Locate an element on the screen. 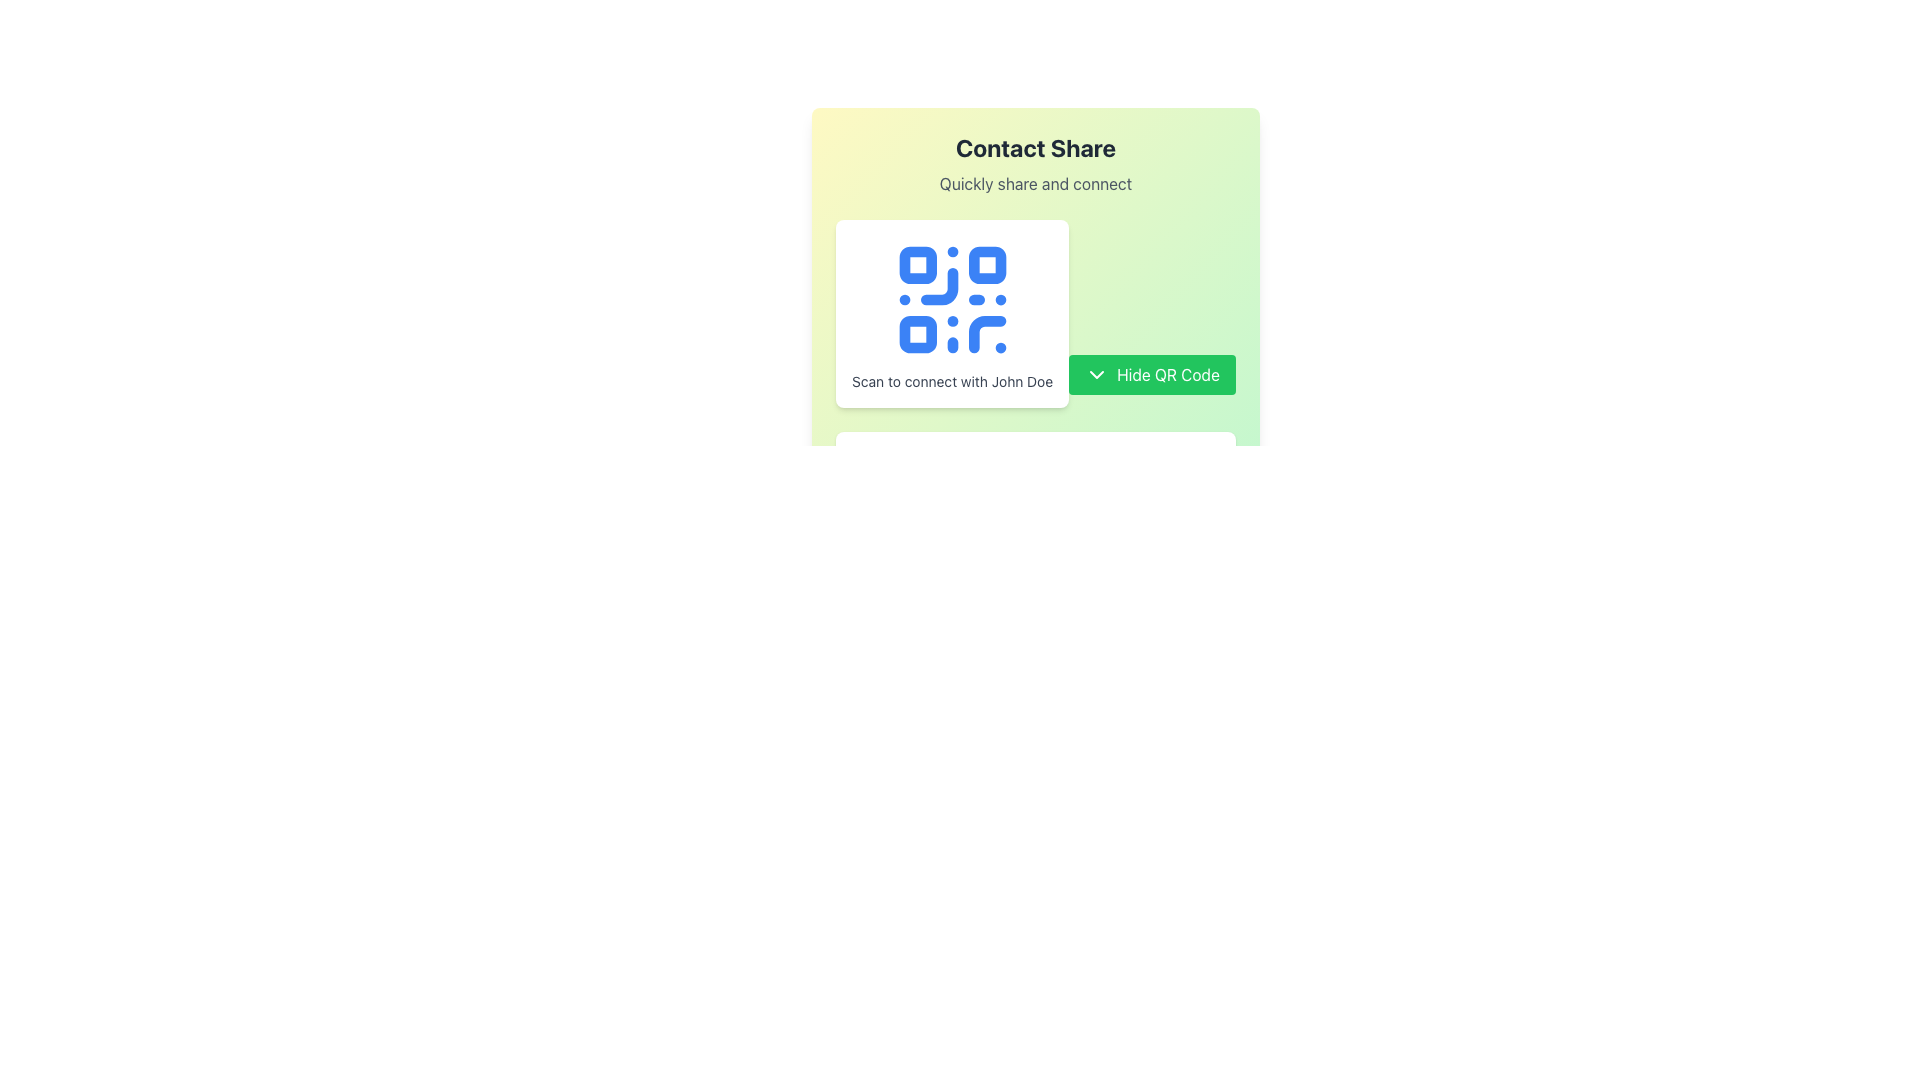 This screenshot has height=1080, width=1920. text from the Text Block that summarizes or highlights the functionality of the feature, positioned below the 'Contact Share' title is located at coordinates (1036, 184).